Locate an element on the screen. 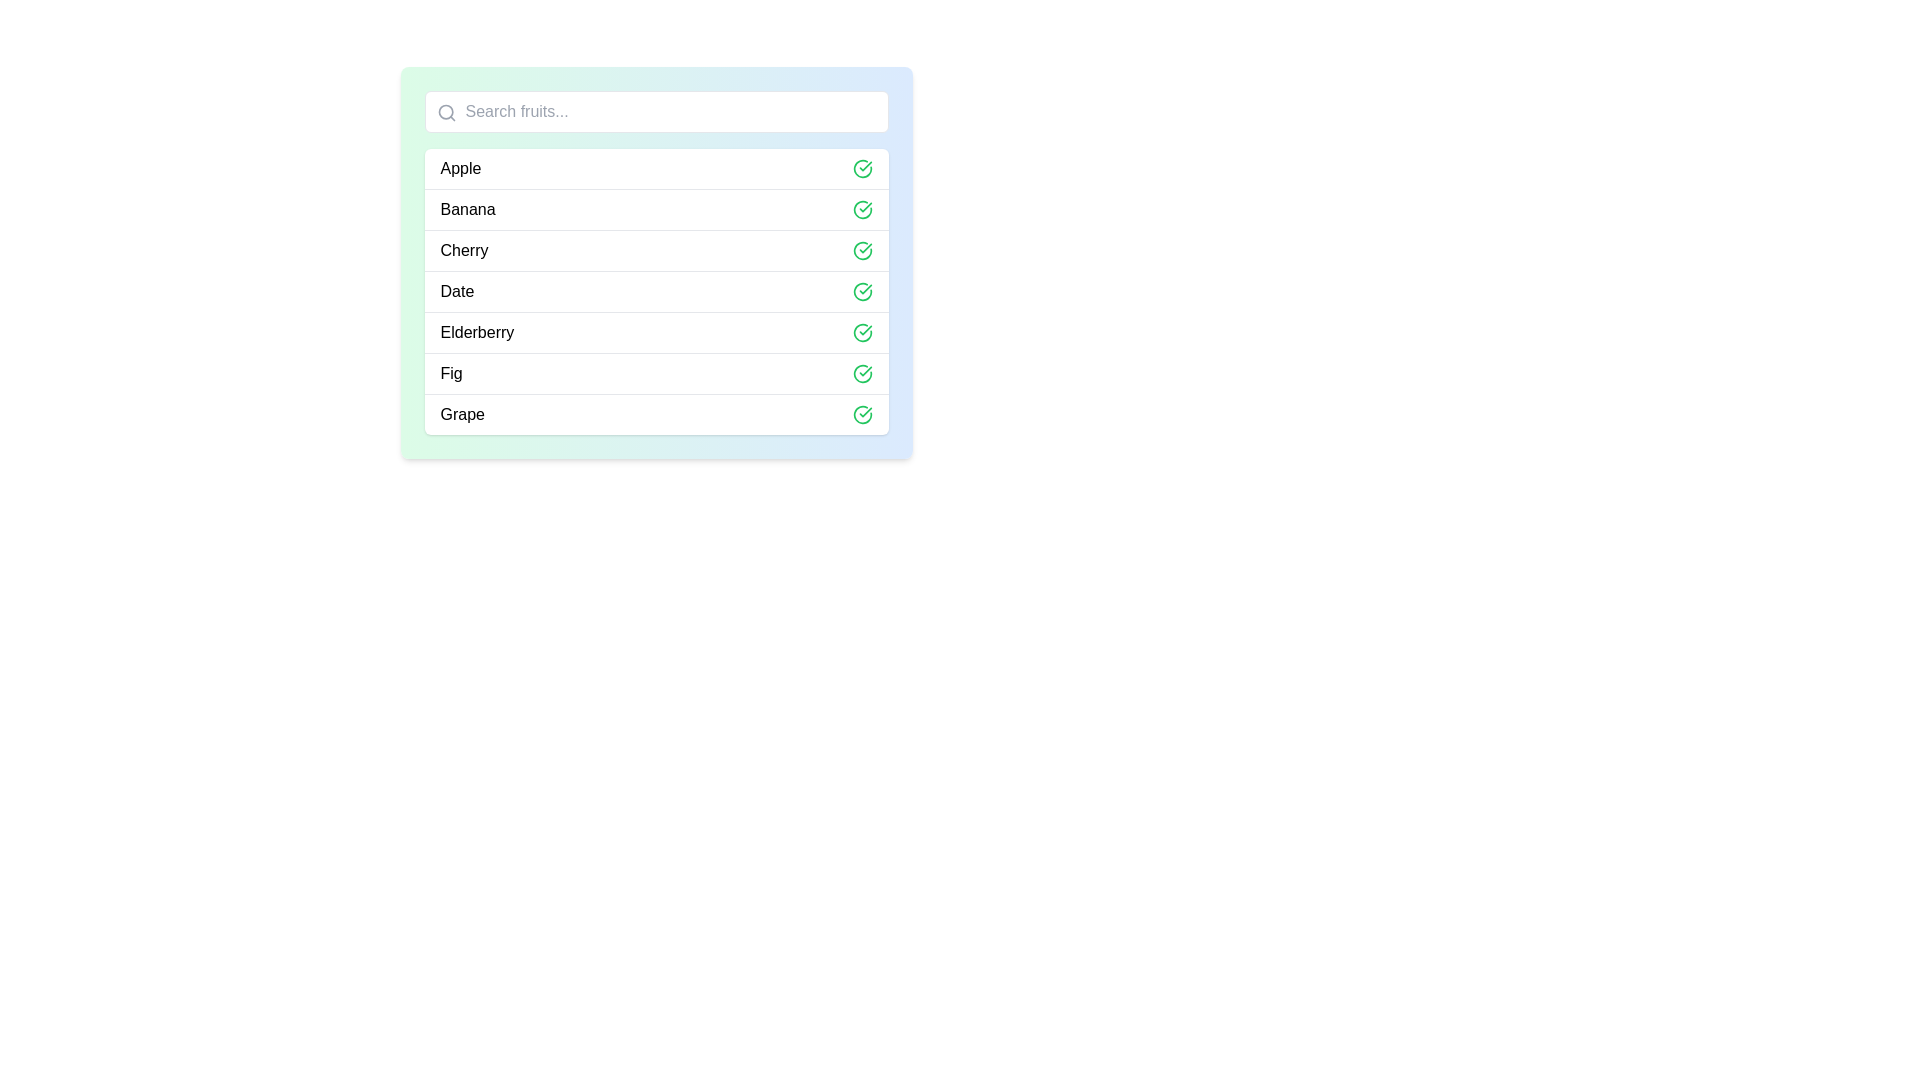  the list item labeled 'Cherry' which is the third item in the fruit selection menu is located at coordinates (656, 249).